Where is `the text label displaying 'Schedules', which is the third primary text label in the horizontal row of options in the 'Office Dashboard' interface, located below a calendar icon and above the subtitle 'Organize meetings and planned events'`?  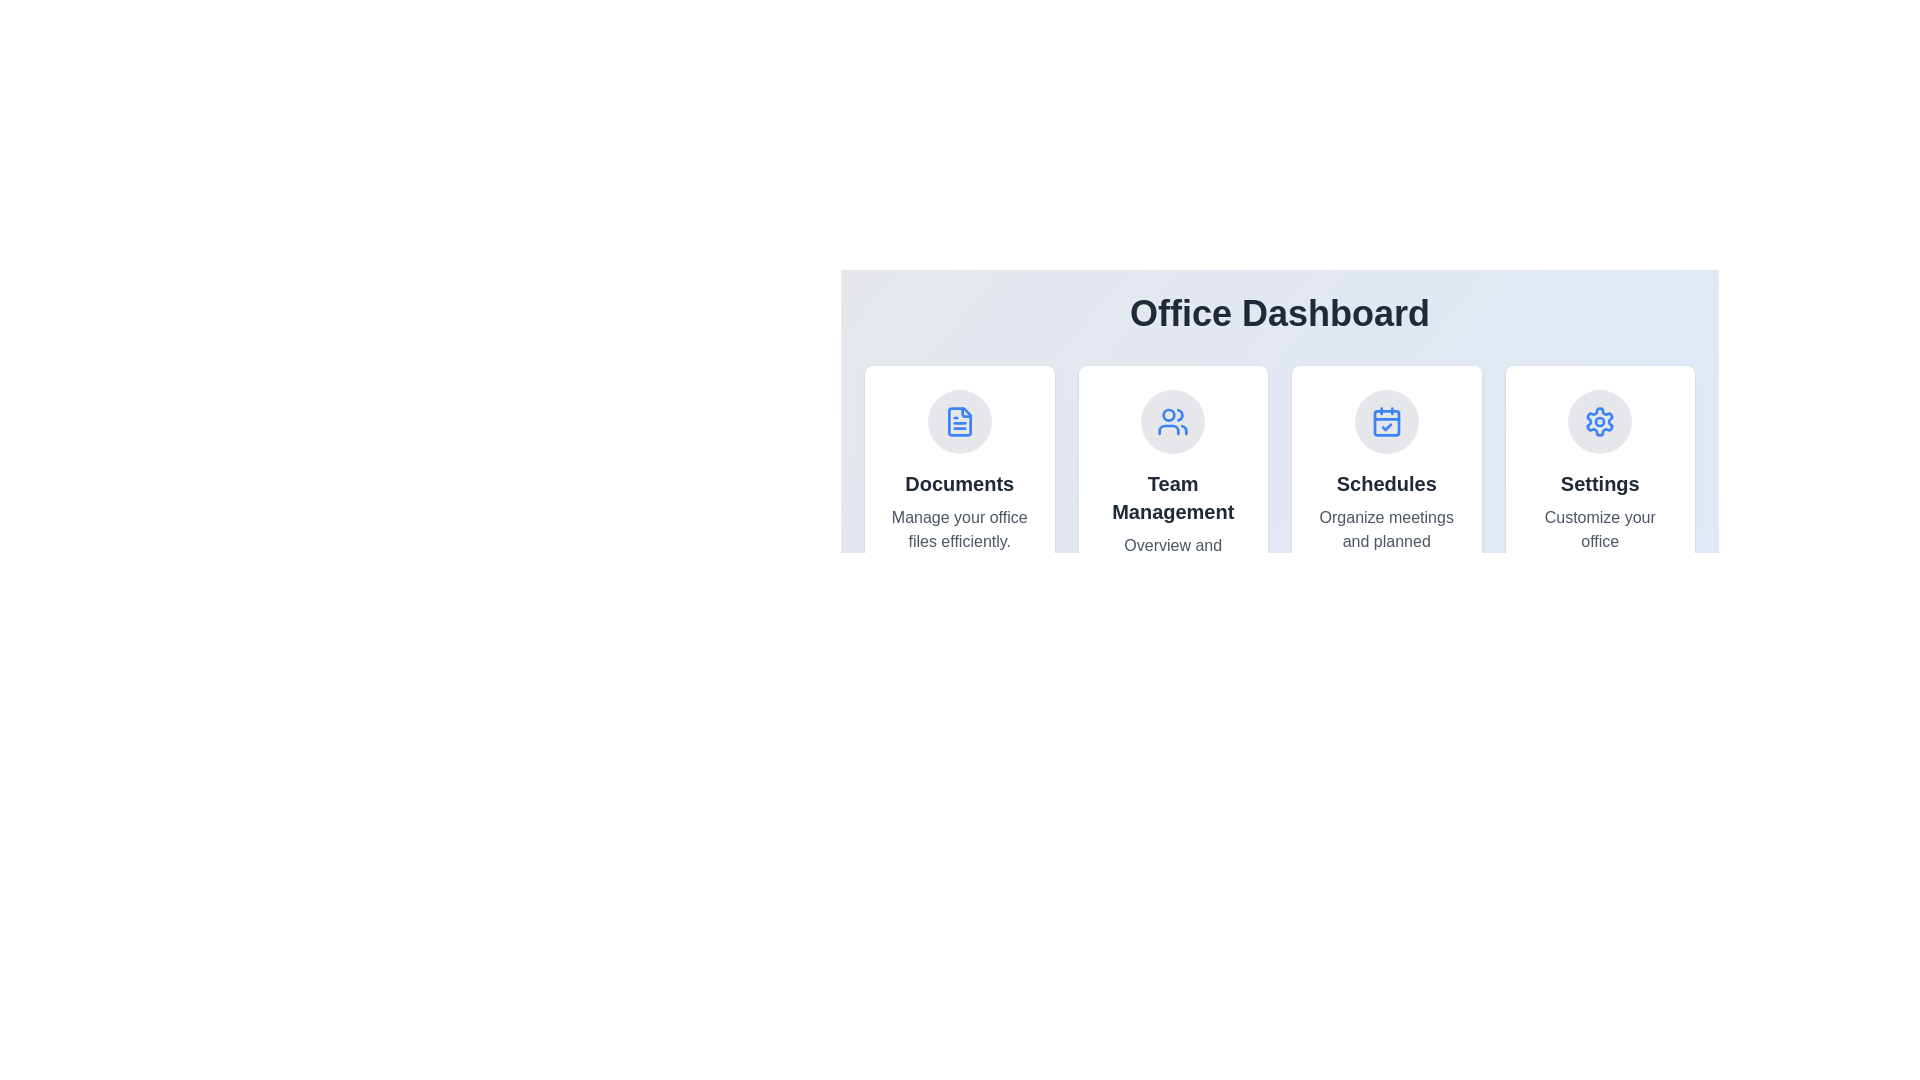 the text label displaying 'Schedules', which is the third primary text label in the horizontal row of options in the 'Office Dashboard' interface, located below a calendar icon and above the subtitle 'Organize meetings and planned events' is located at coordinates (1385, 483).